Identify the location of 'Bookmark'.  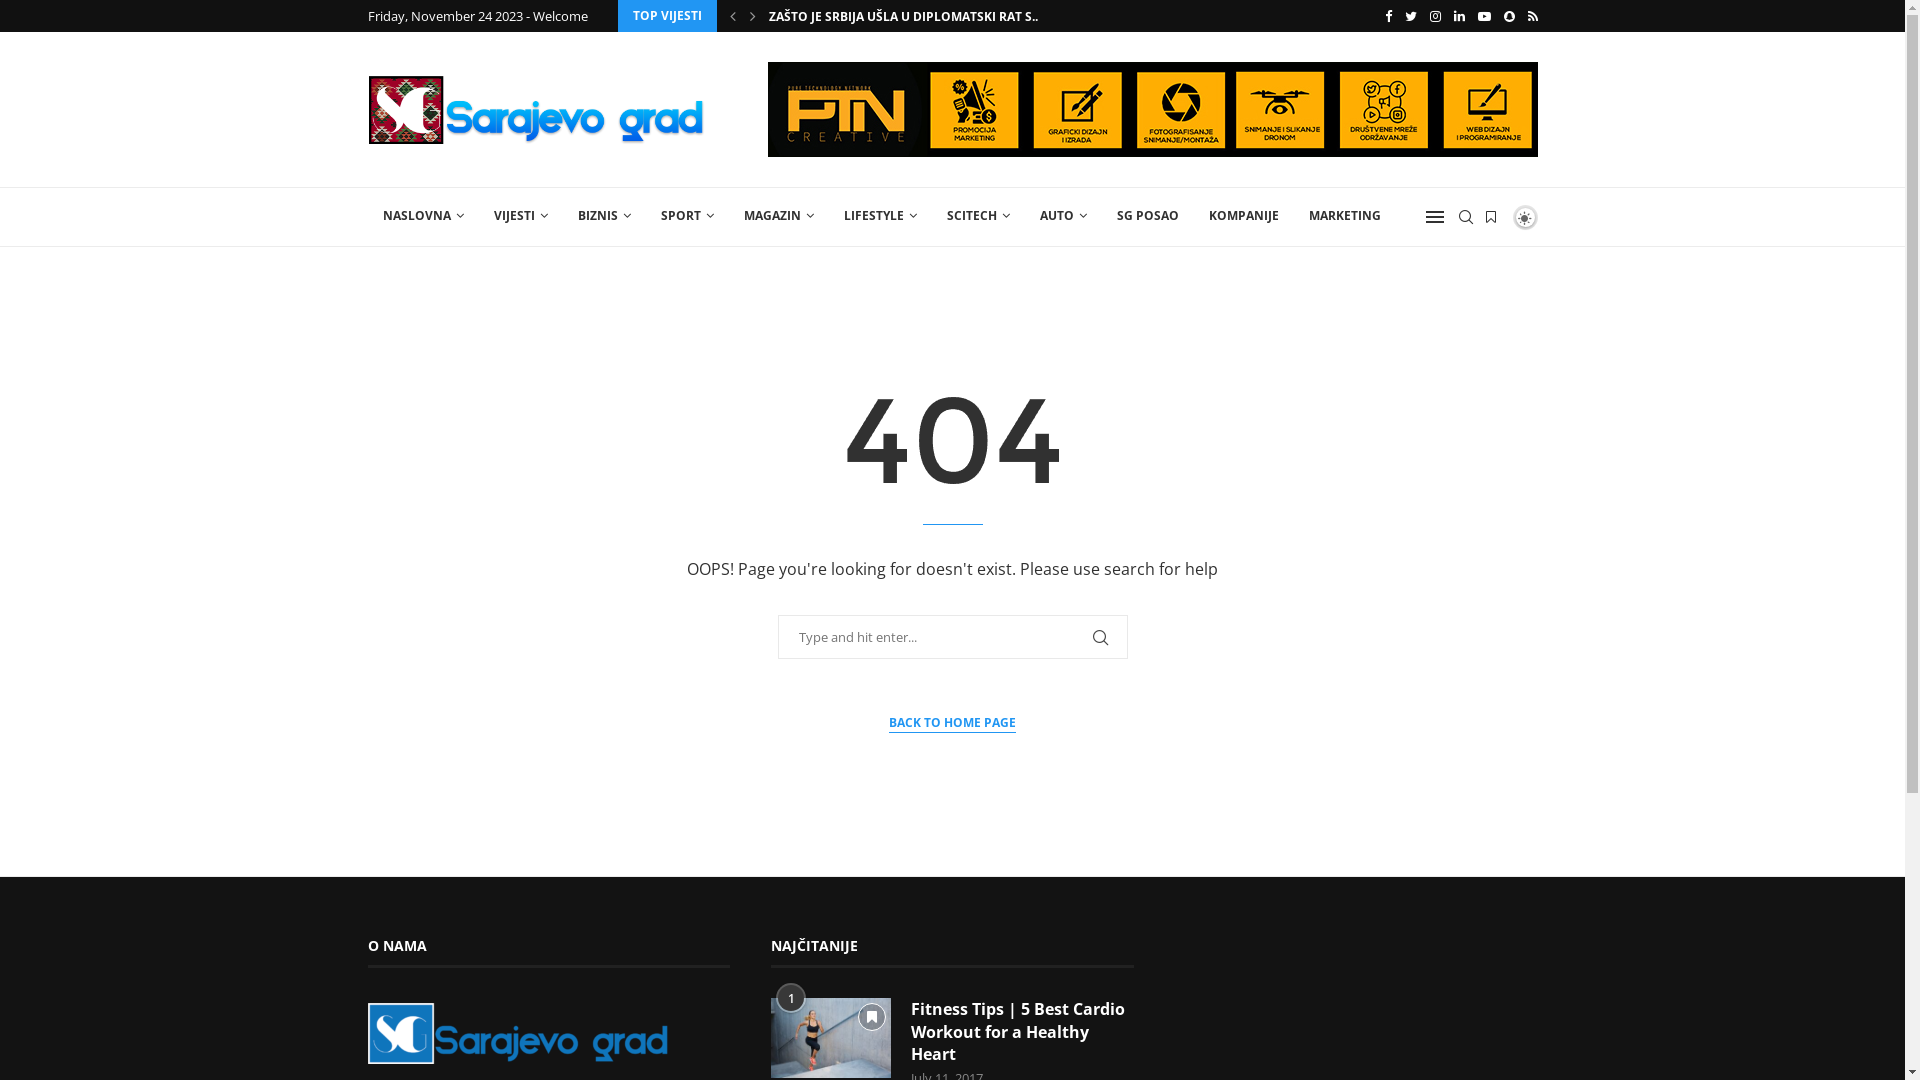
(872, 1017).